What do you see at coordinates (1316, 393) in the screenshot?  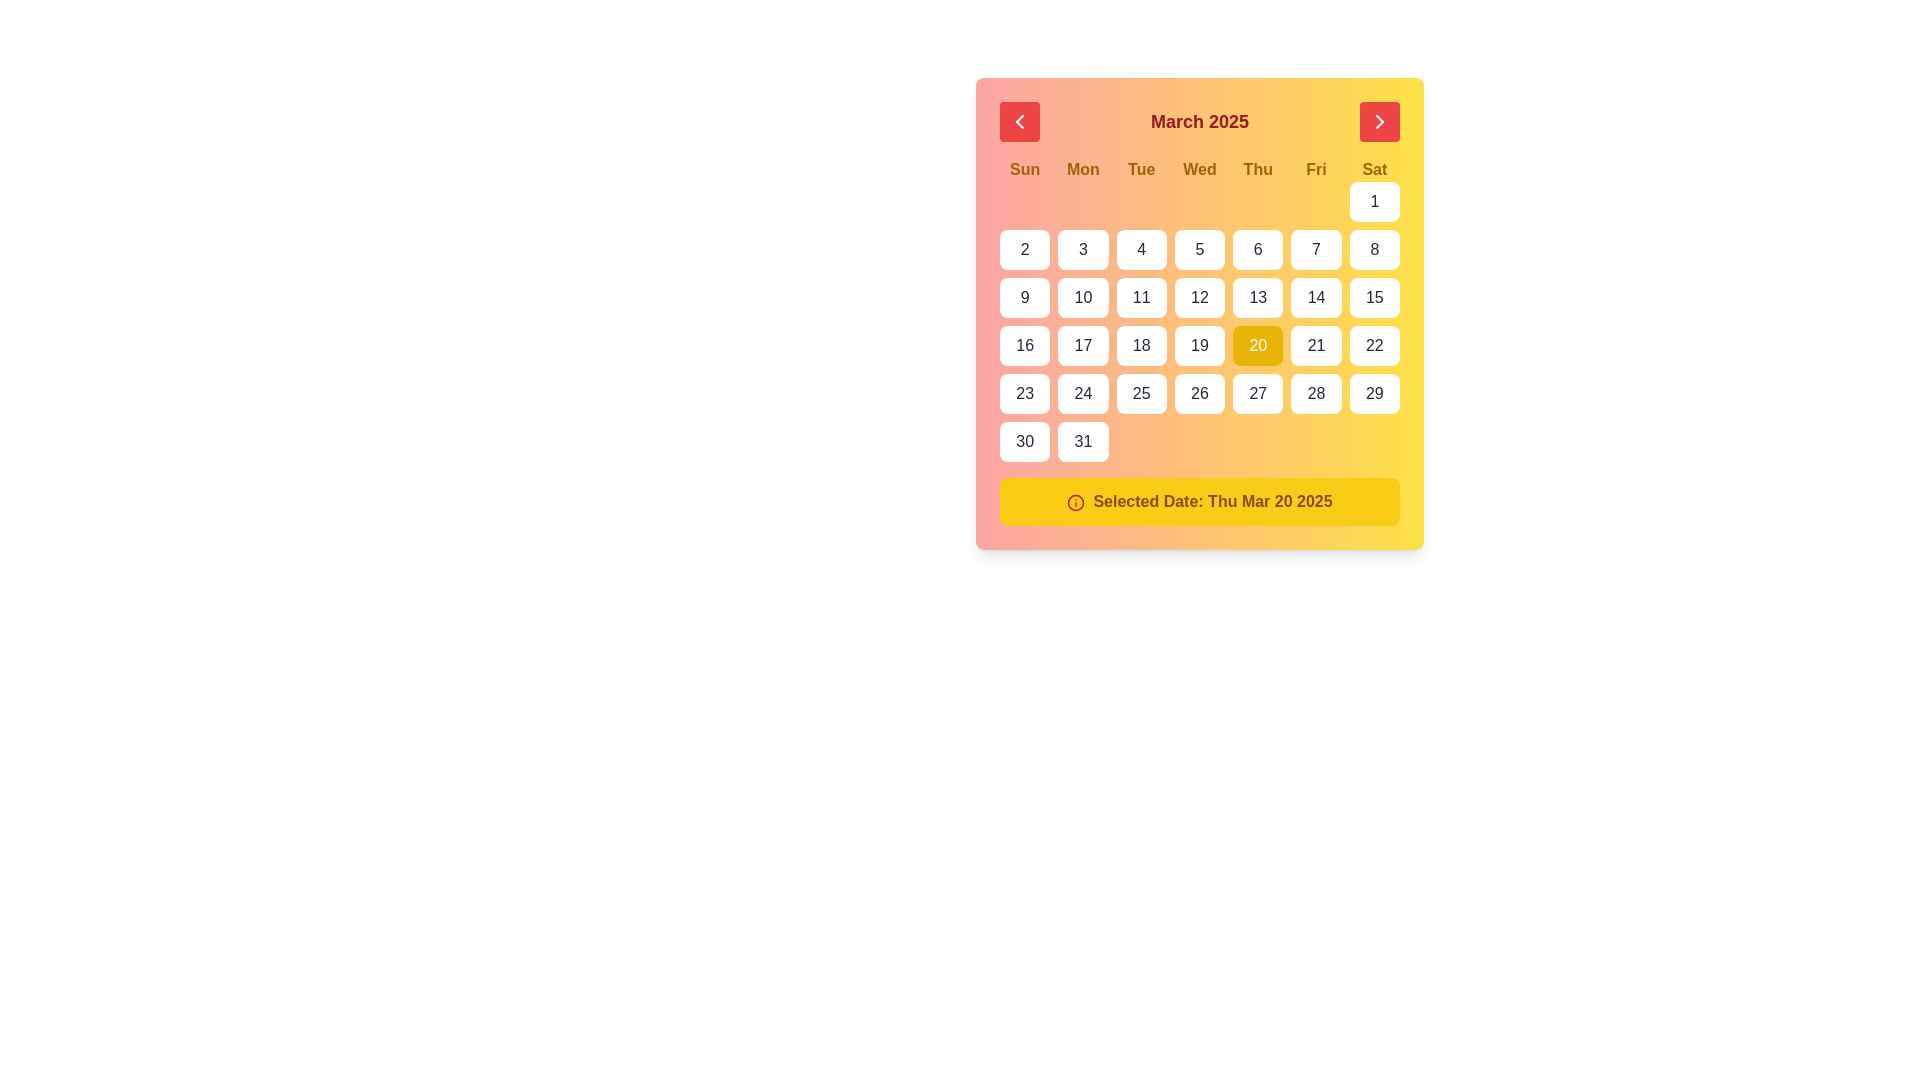 I see `the square button with rounded corners displaying the number '28'` at bounding box center [1316, 393].